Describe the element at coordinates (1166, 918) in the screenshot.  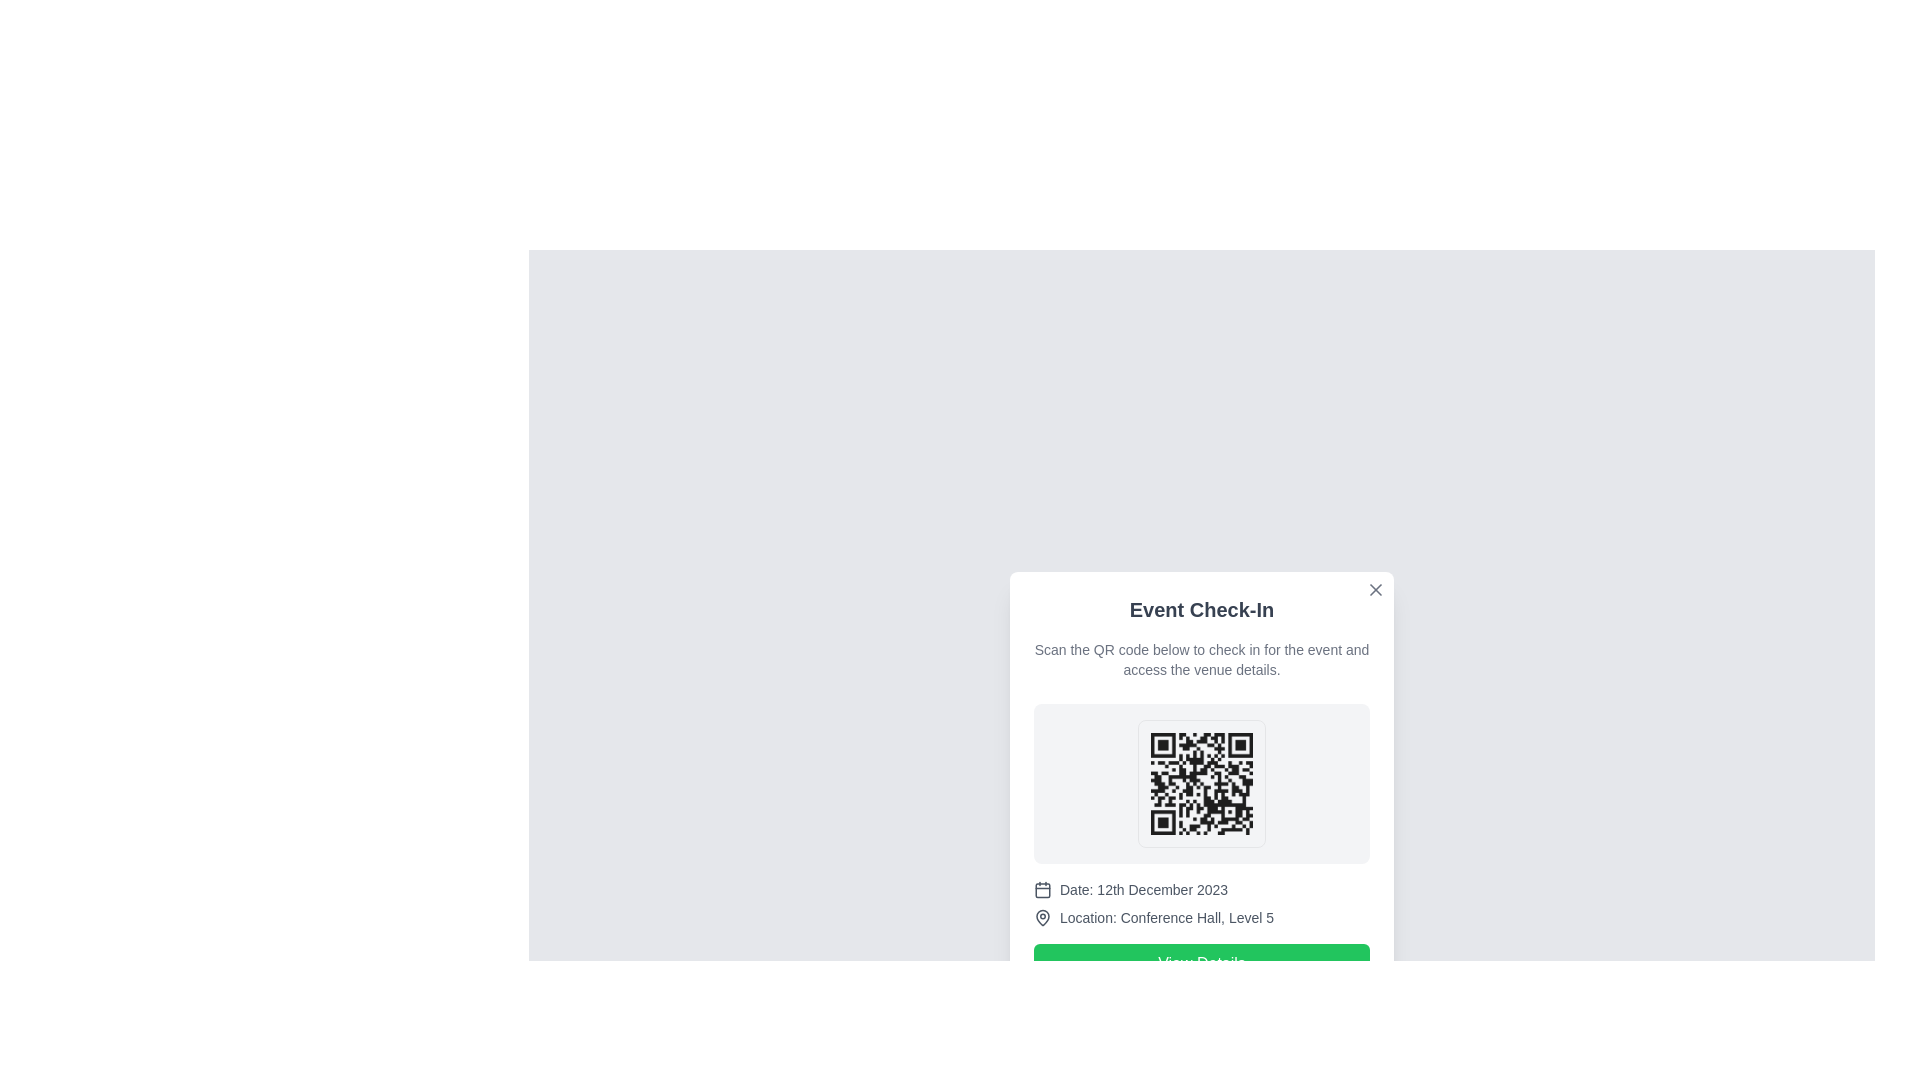
I see `text label that displays 'Location: Conference Hall, Level 5', which is positioned next to a location pin icon in a popup interface` at that location.